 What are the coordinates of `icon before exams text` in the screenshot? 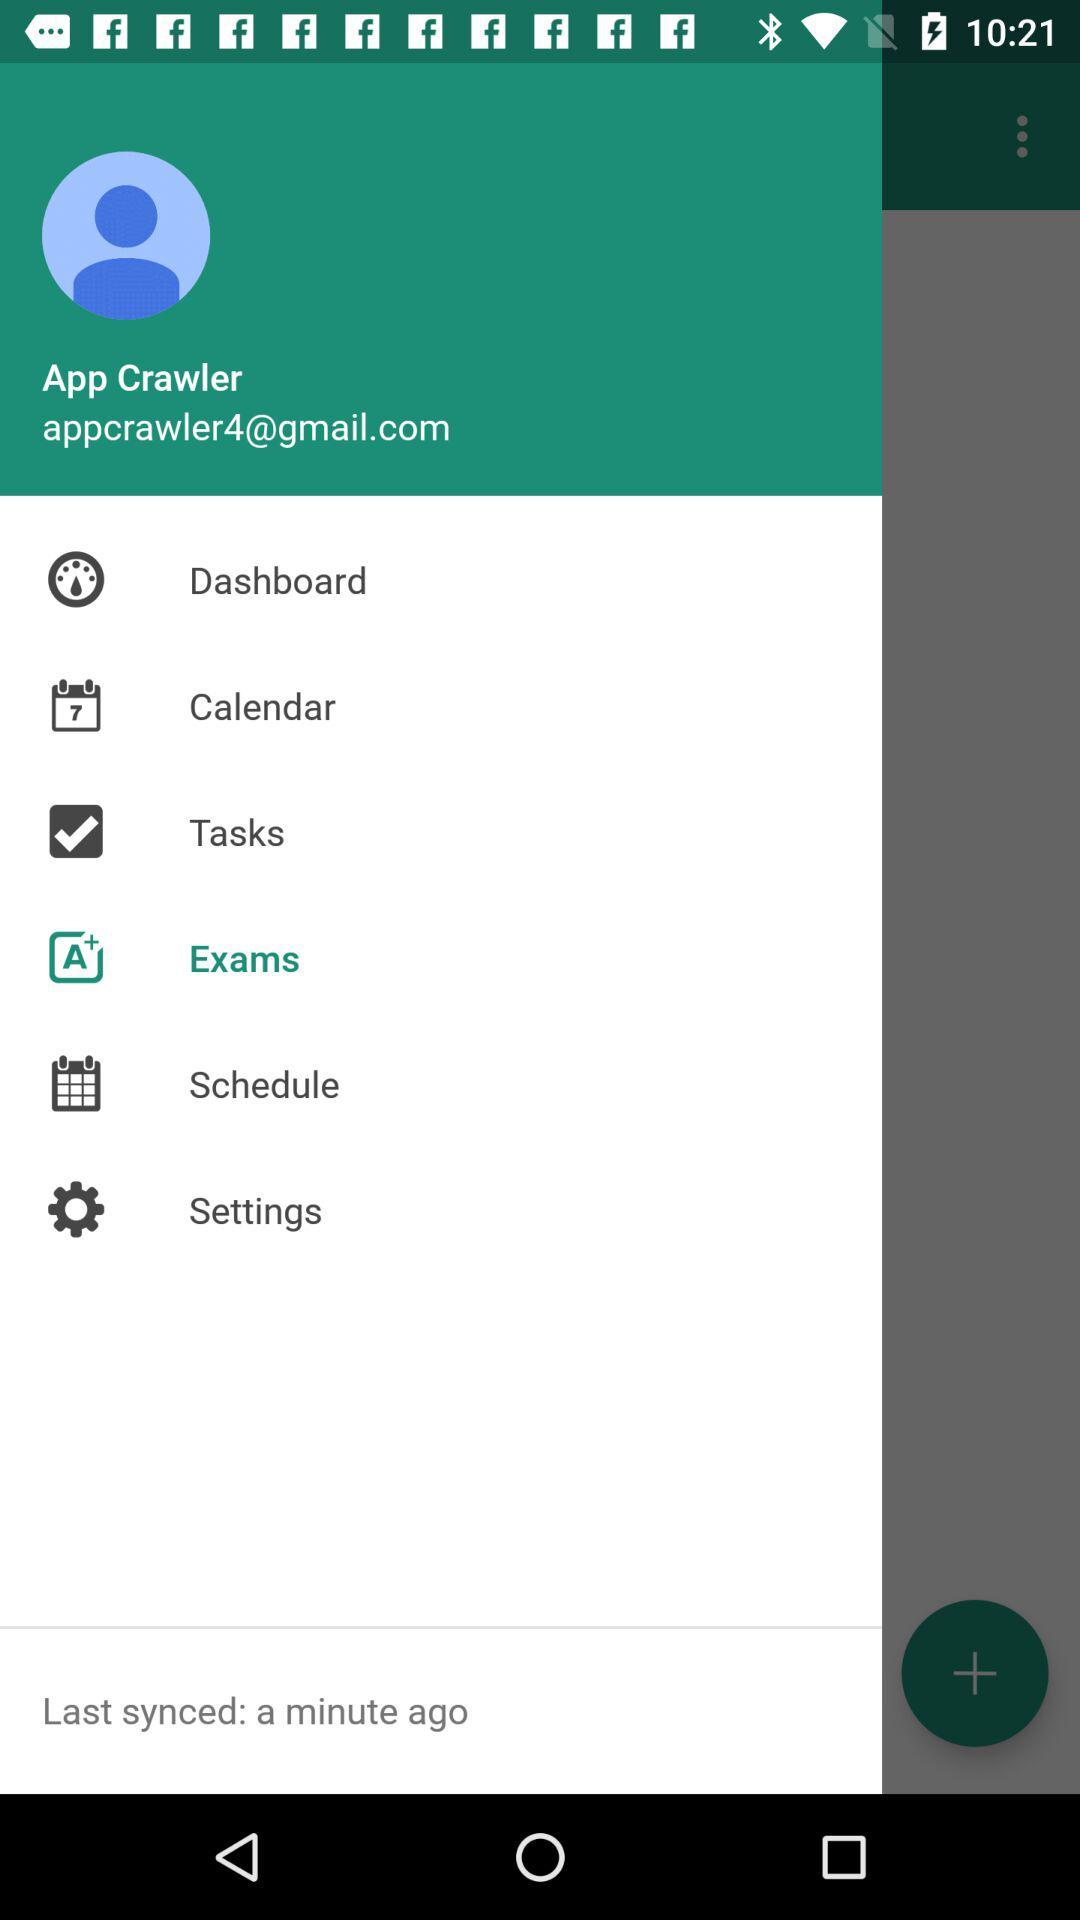 It's located at (75, 956).